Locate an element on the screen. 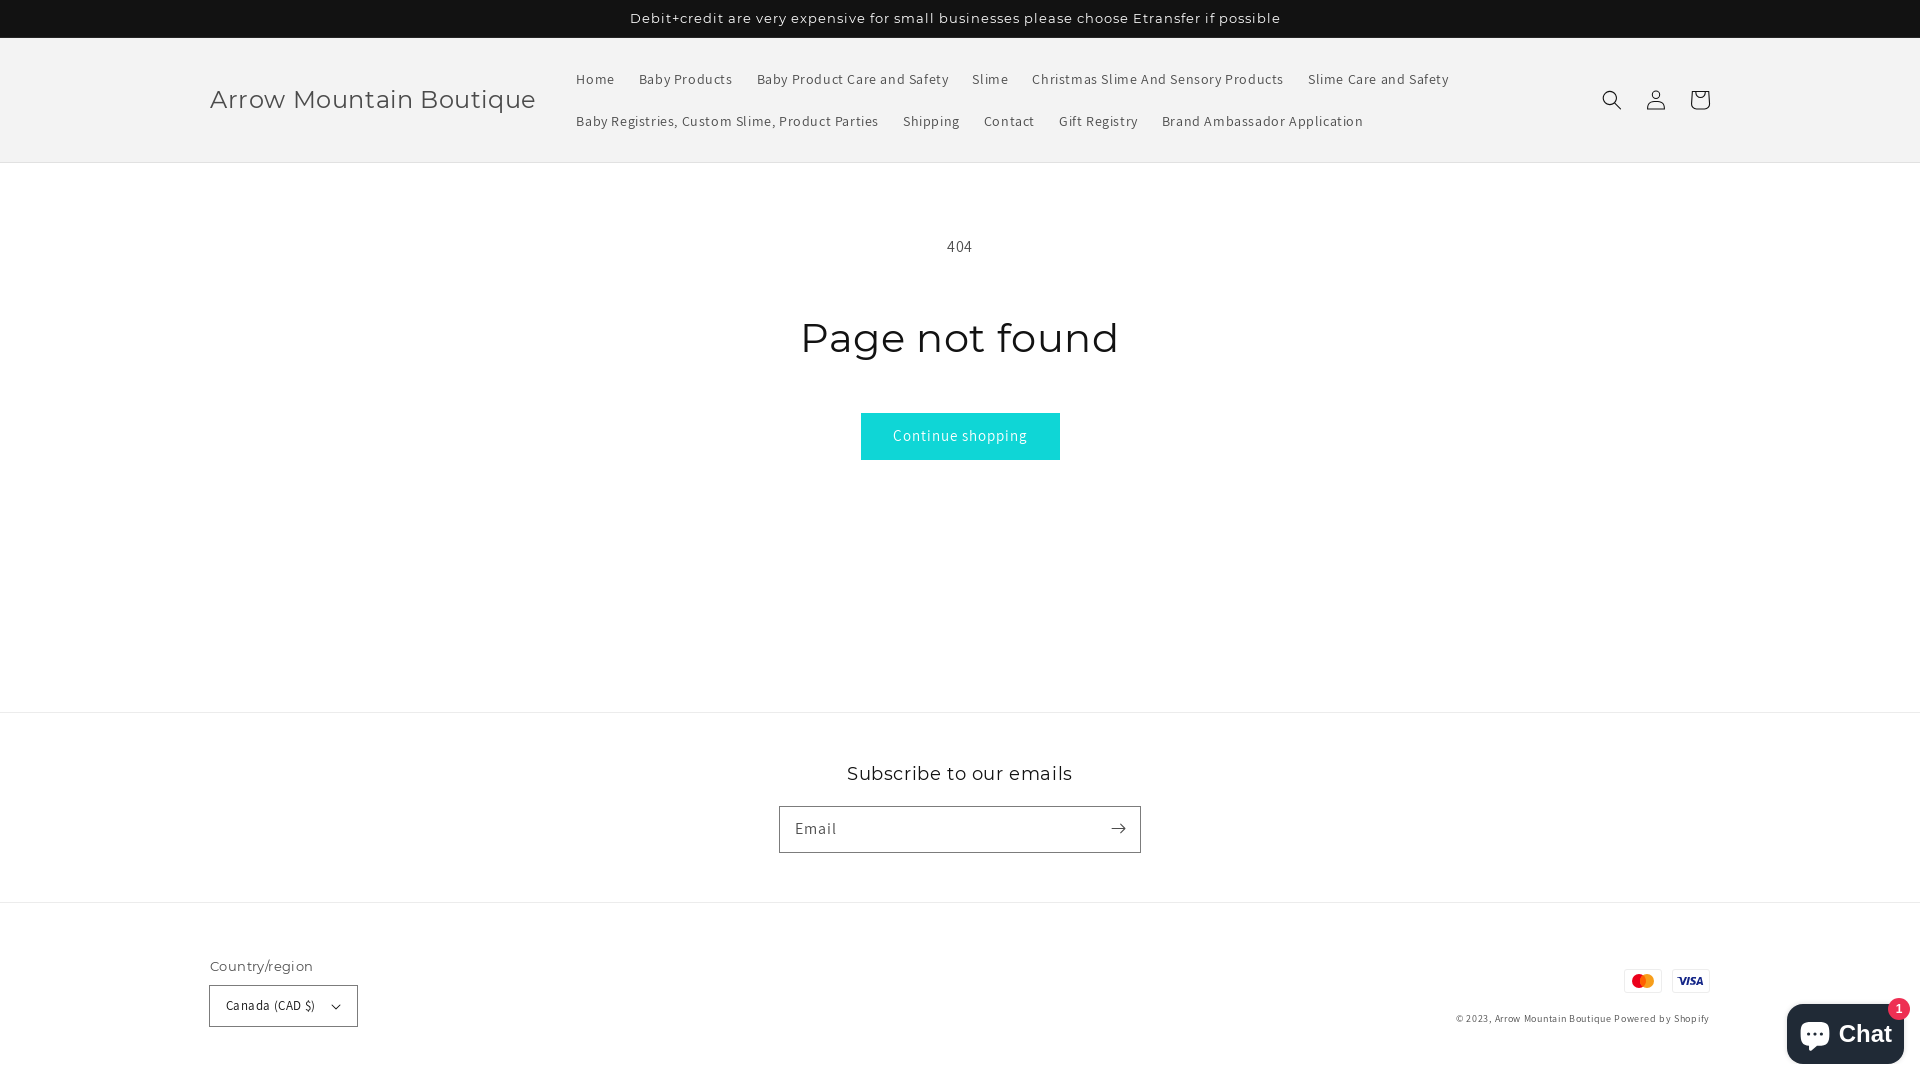  'Contact' is located at coordinates (1009, 120).